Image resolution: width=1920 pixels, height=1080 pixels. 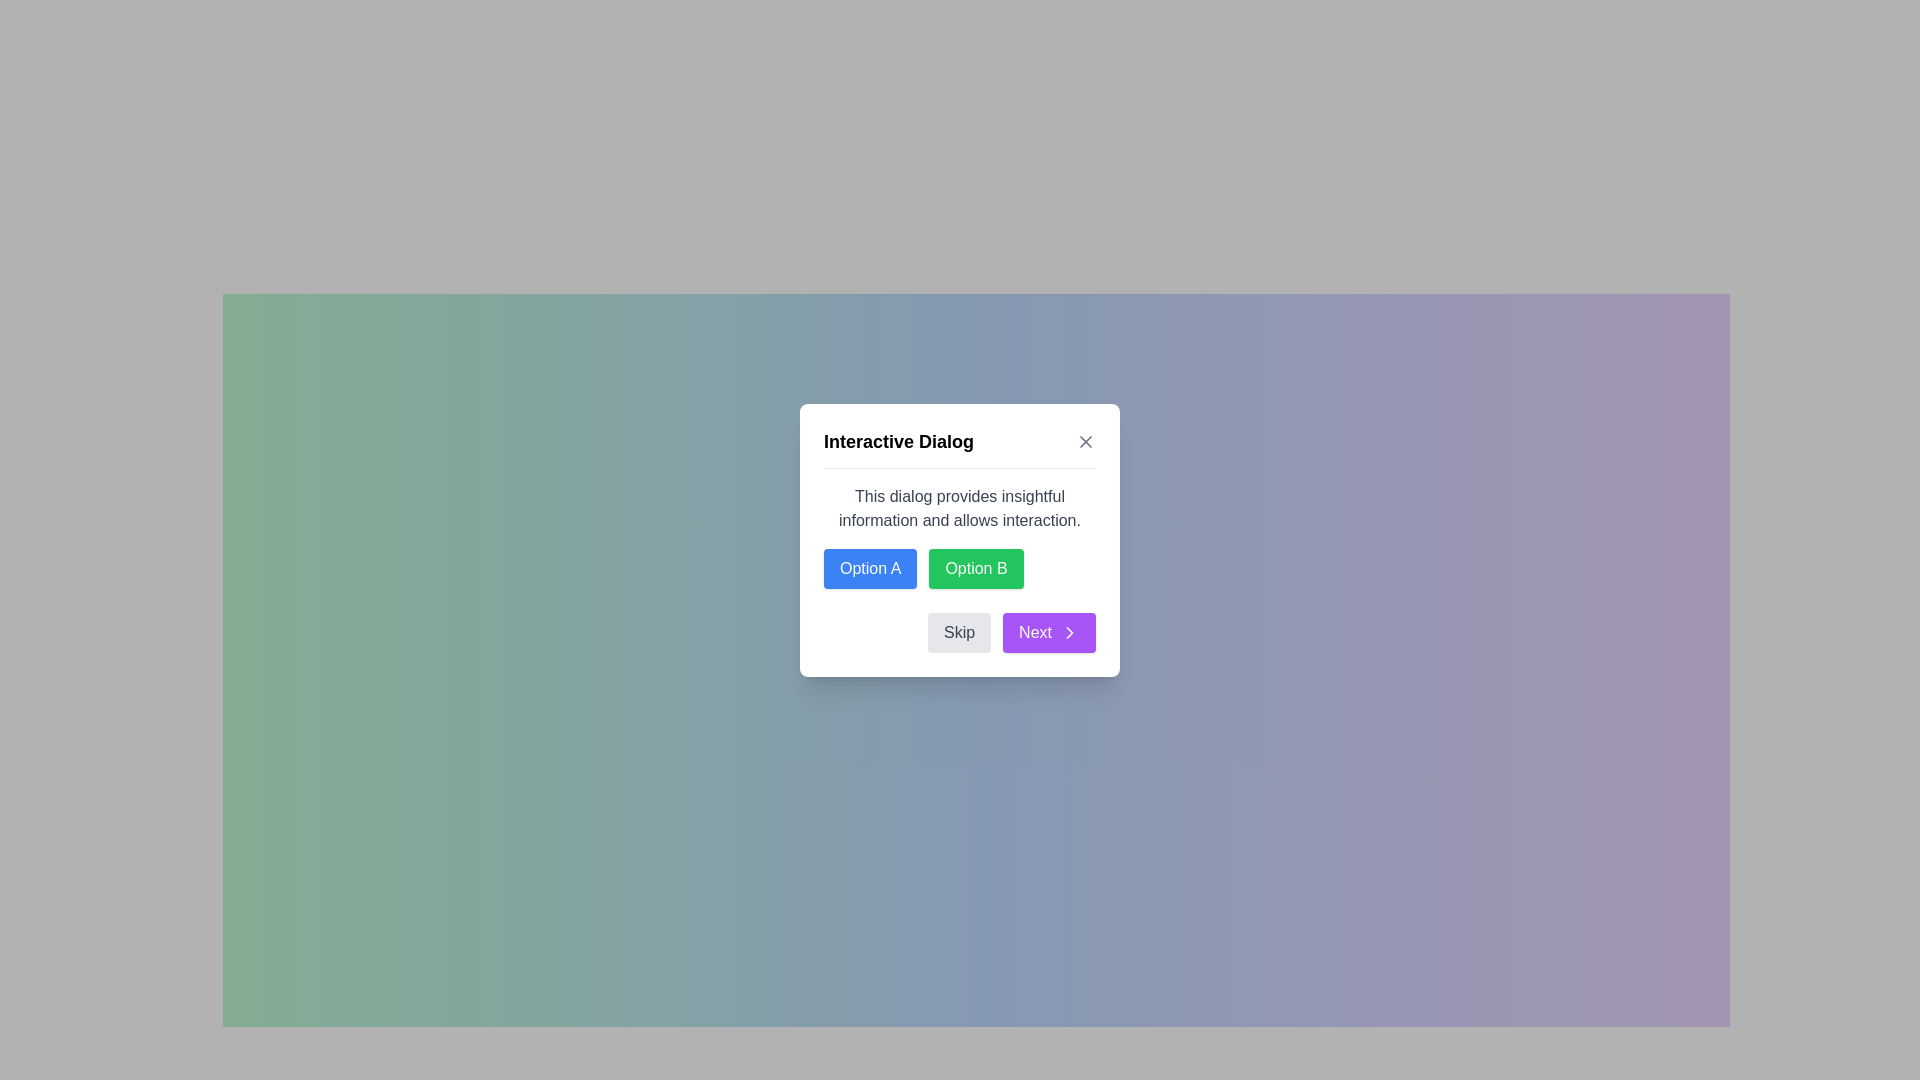 I want to click on the button labeled 'Option B' with a green background, so click(x=976, y=568).